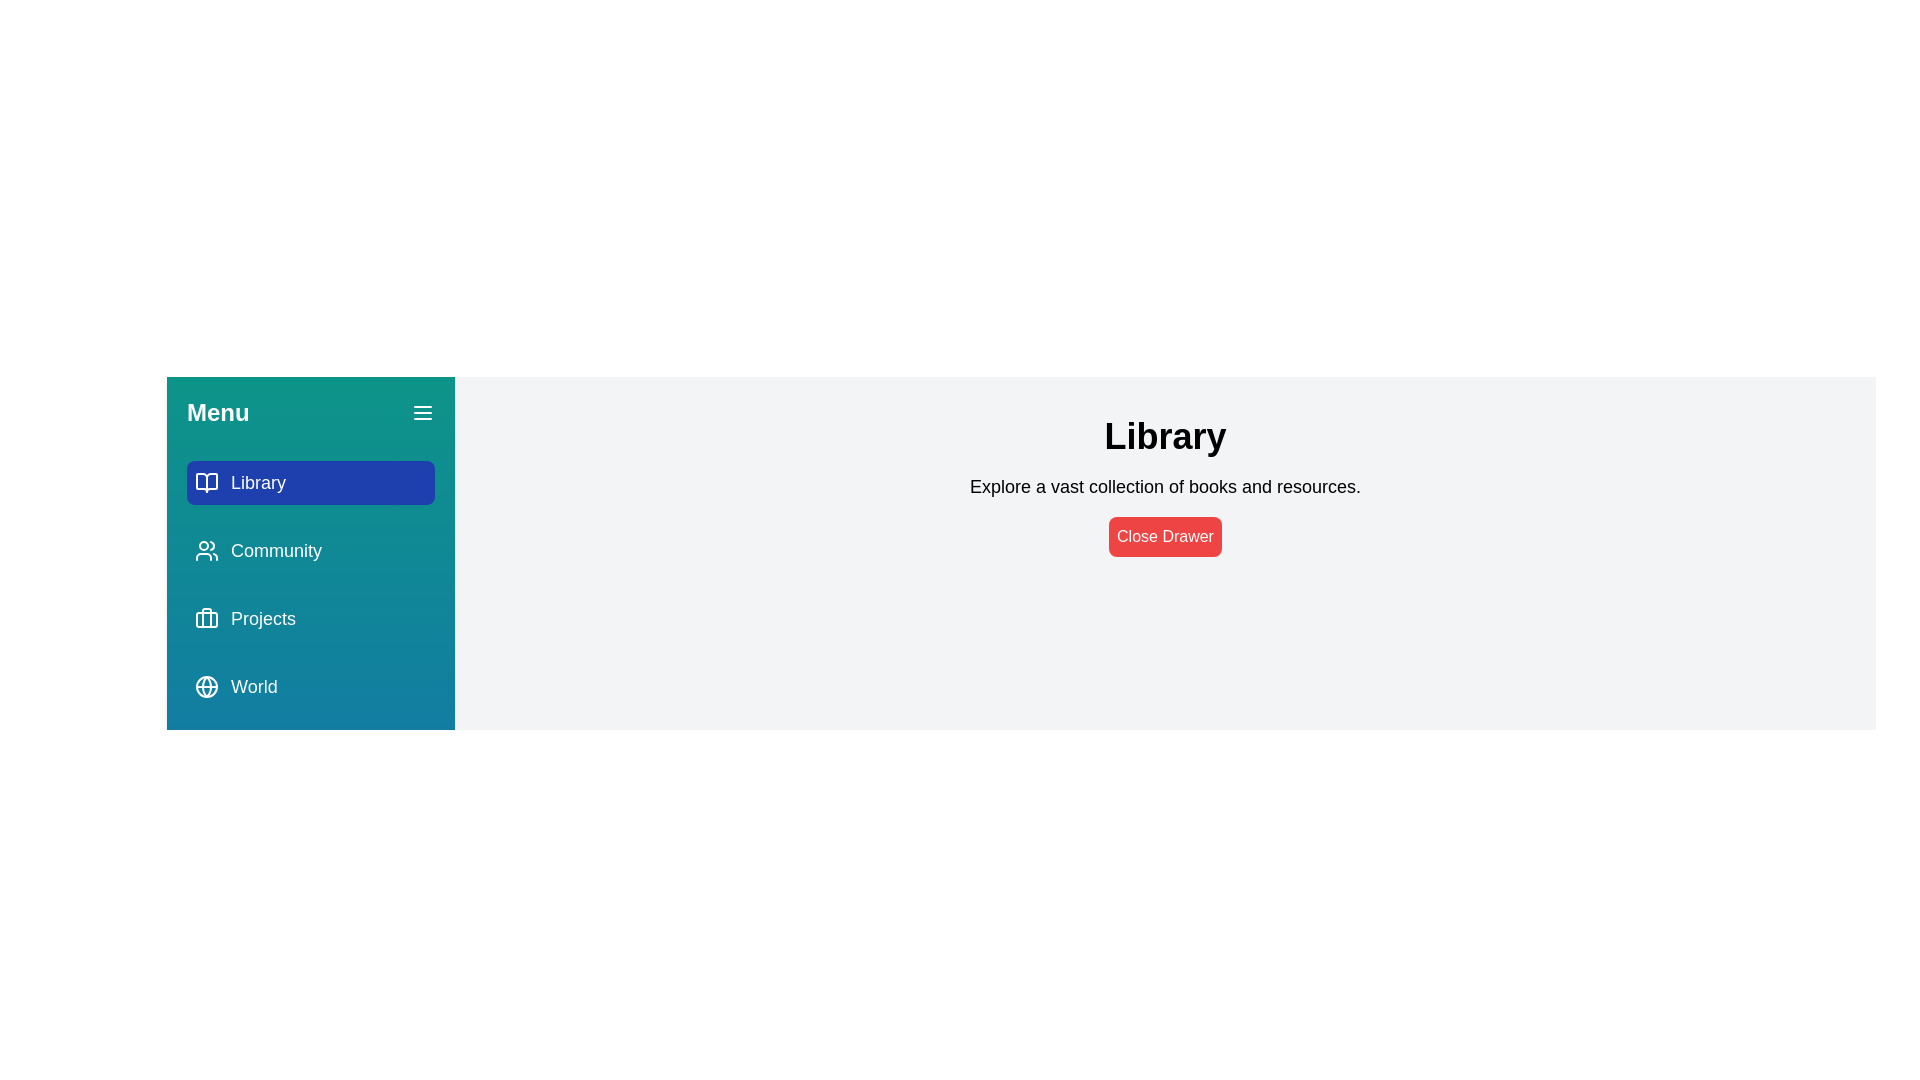  I want to click on the menu item Community to observe its hover effect, so click(310, 551).